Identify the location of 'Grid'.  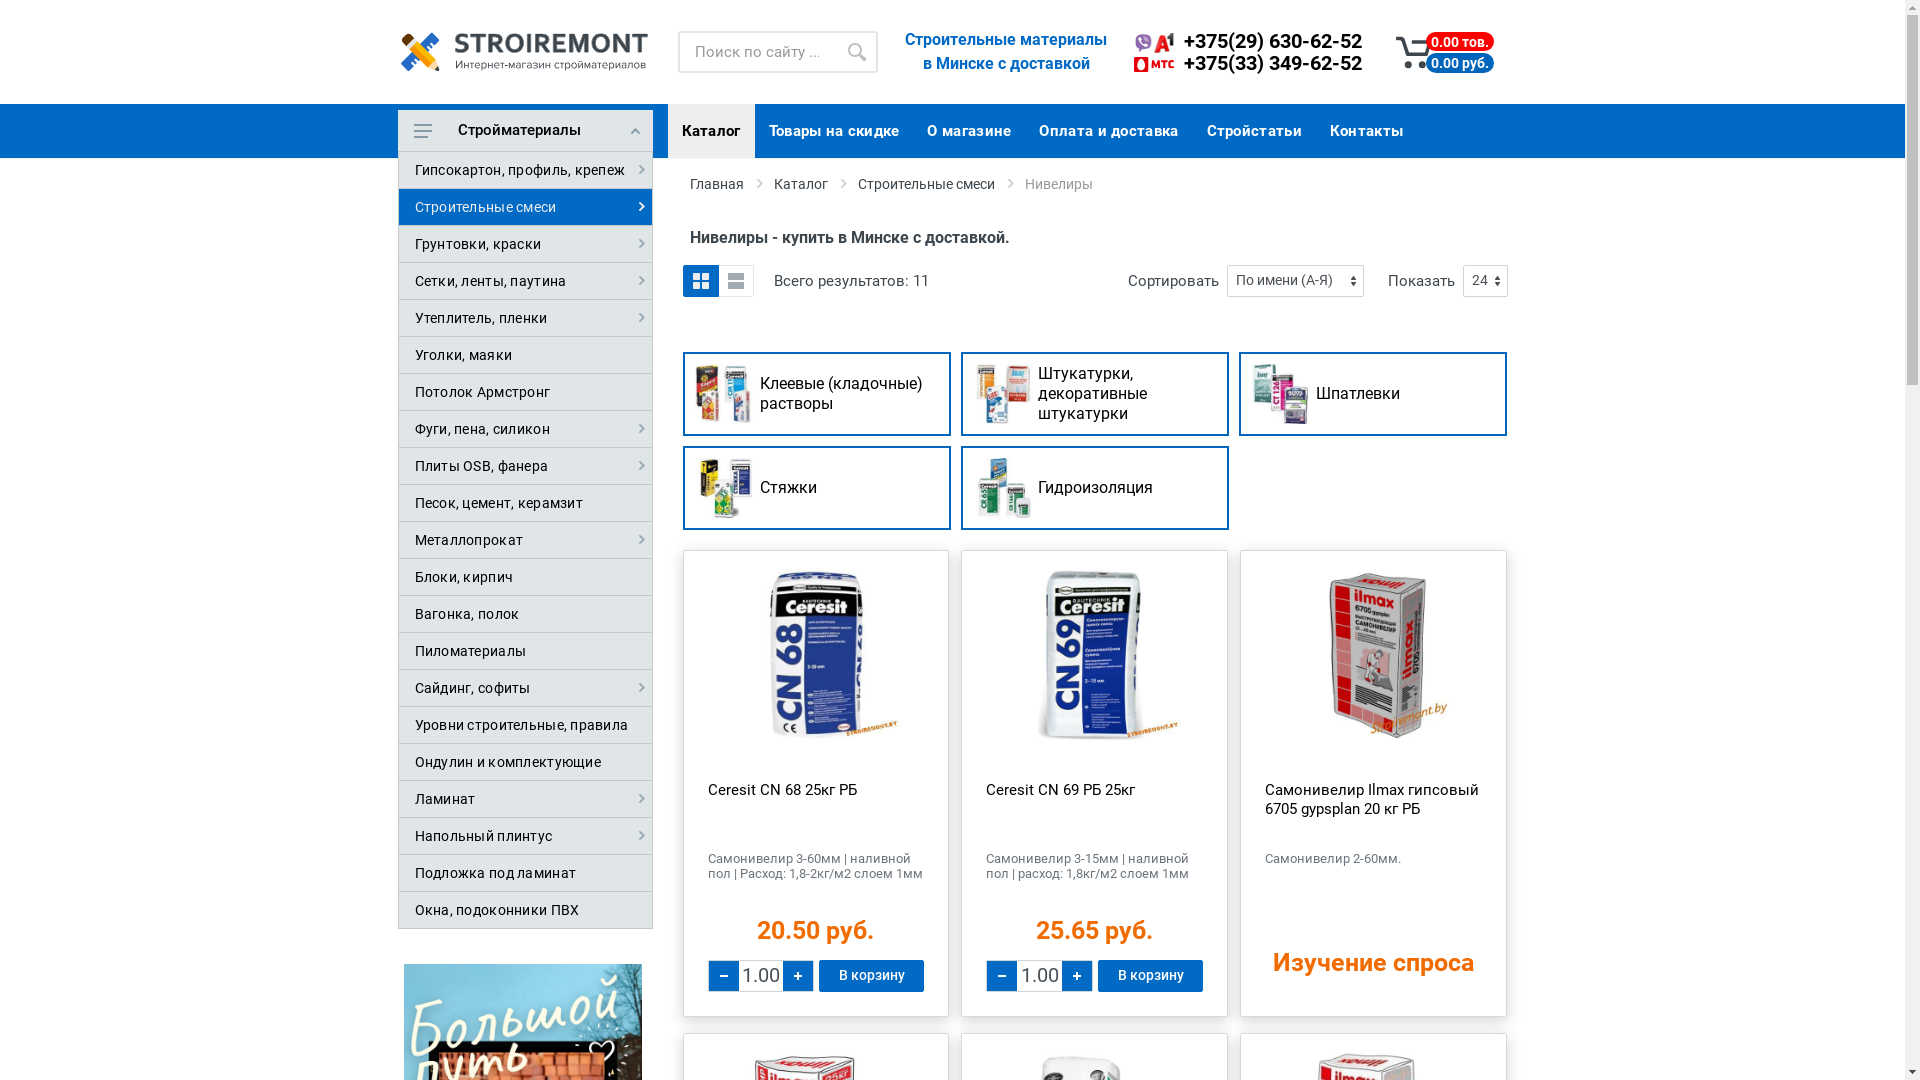
(700, 281).